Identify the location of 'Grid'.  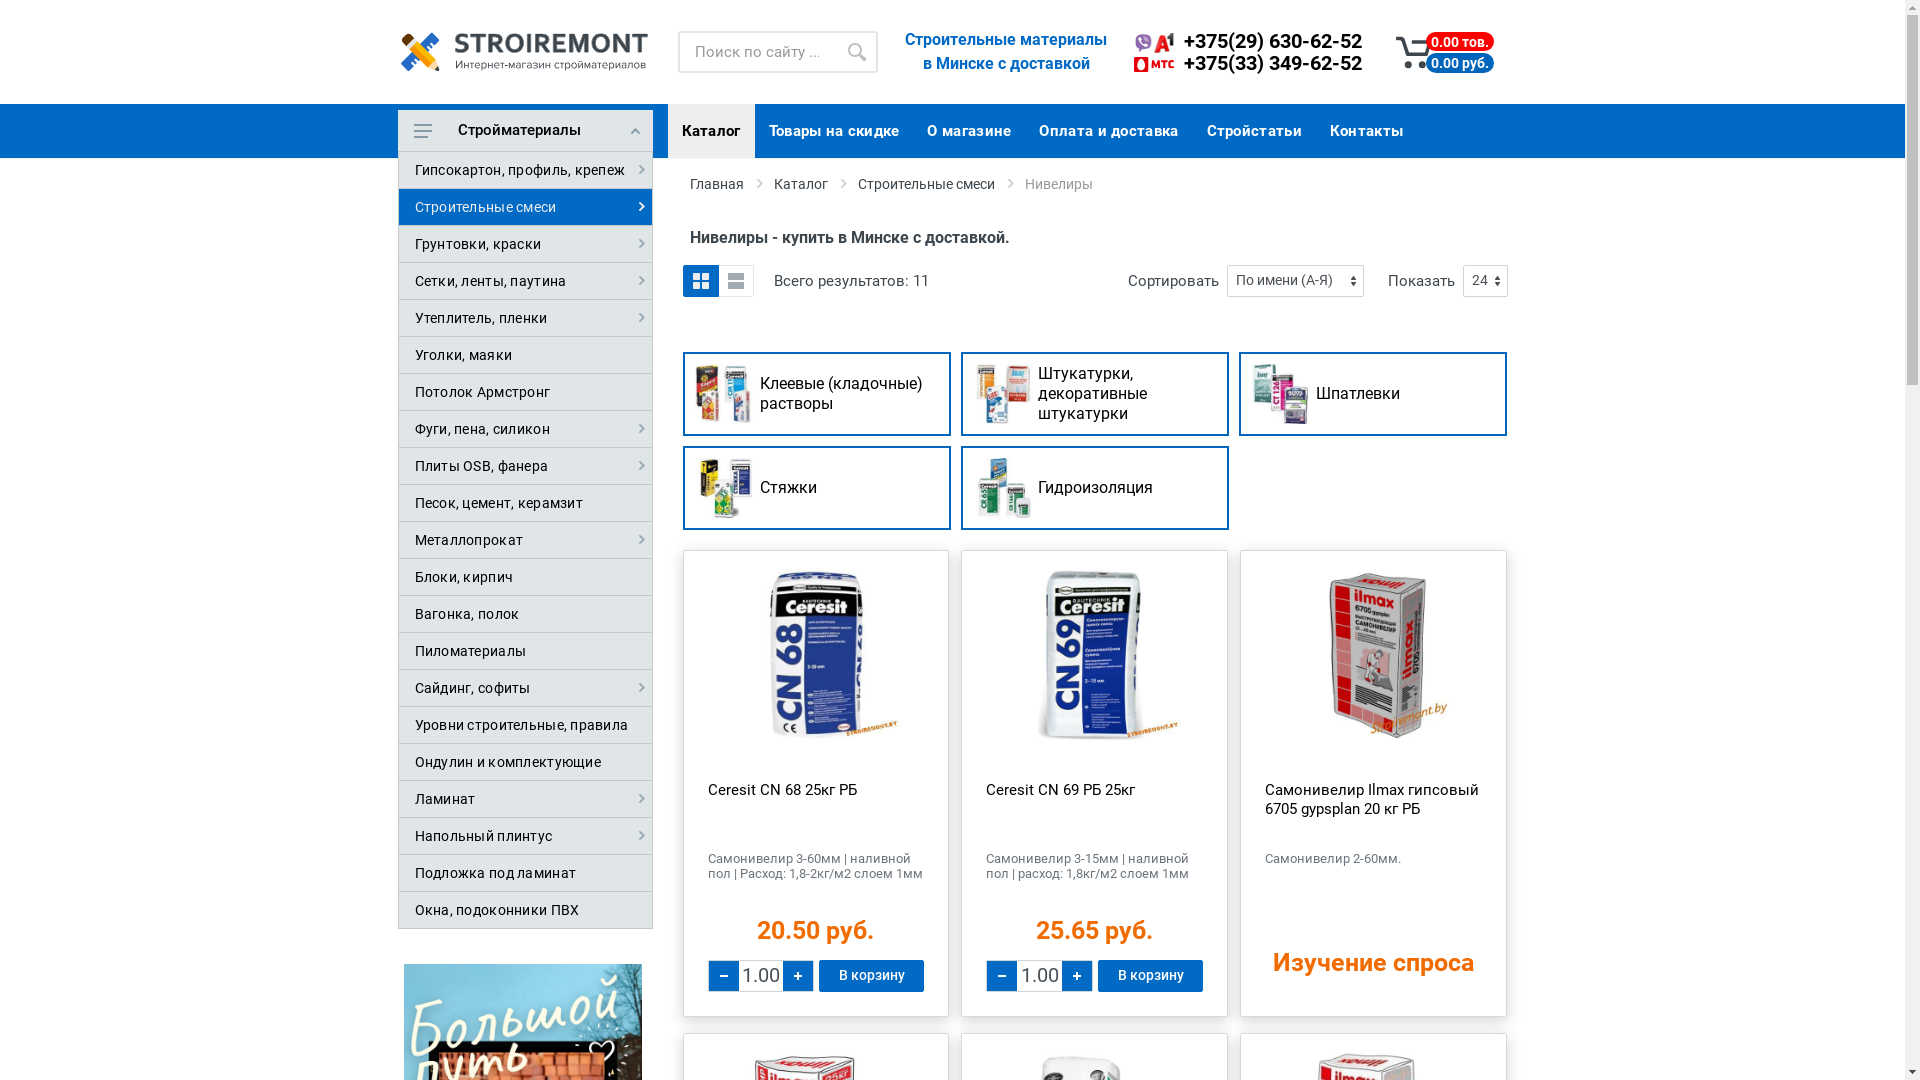
(700, 281).